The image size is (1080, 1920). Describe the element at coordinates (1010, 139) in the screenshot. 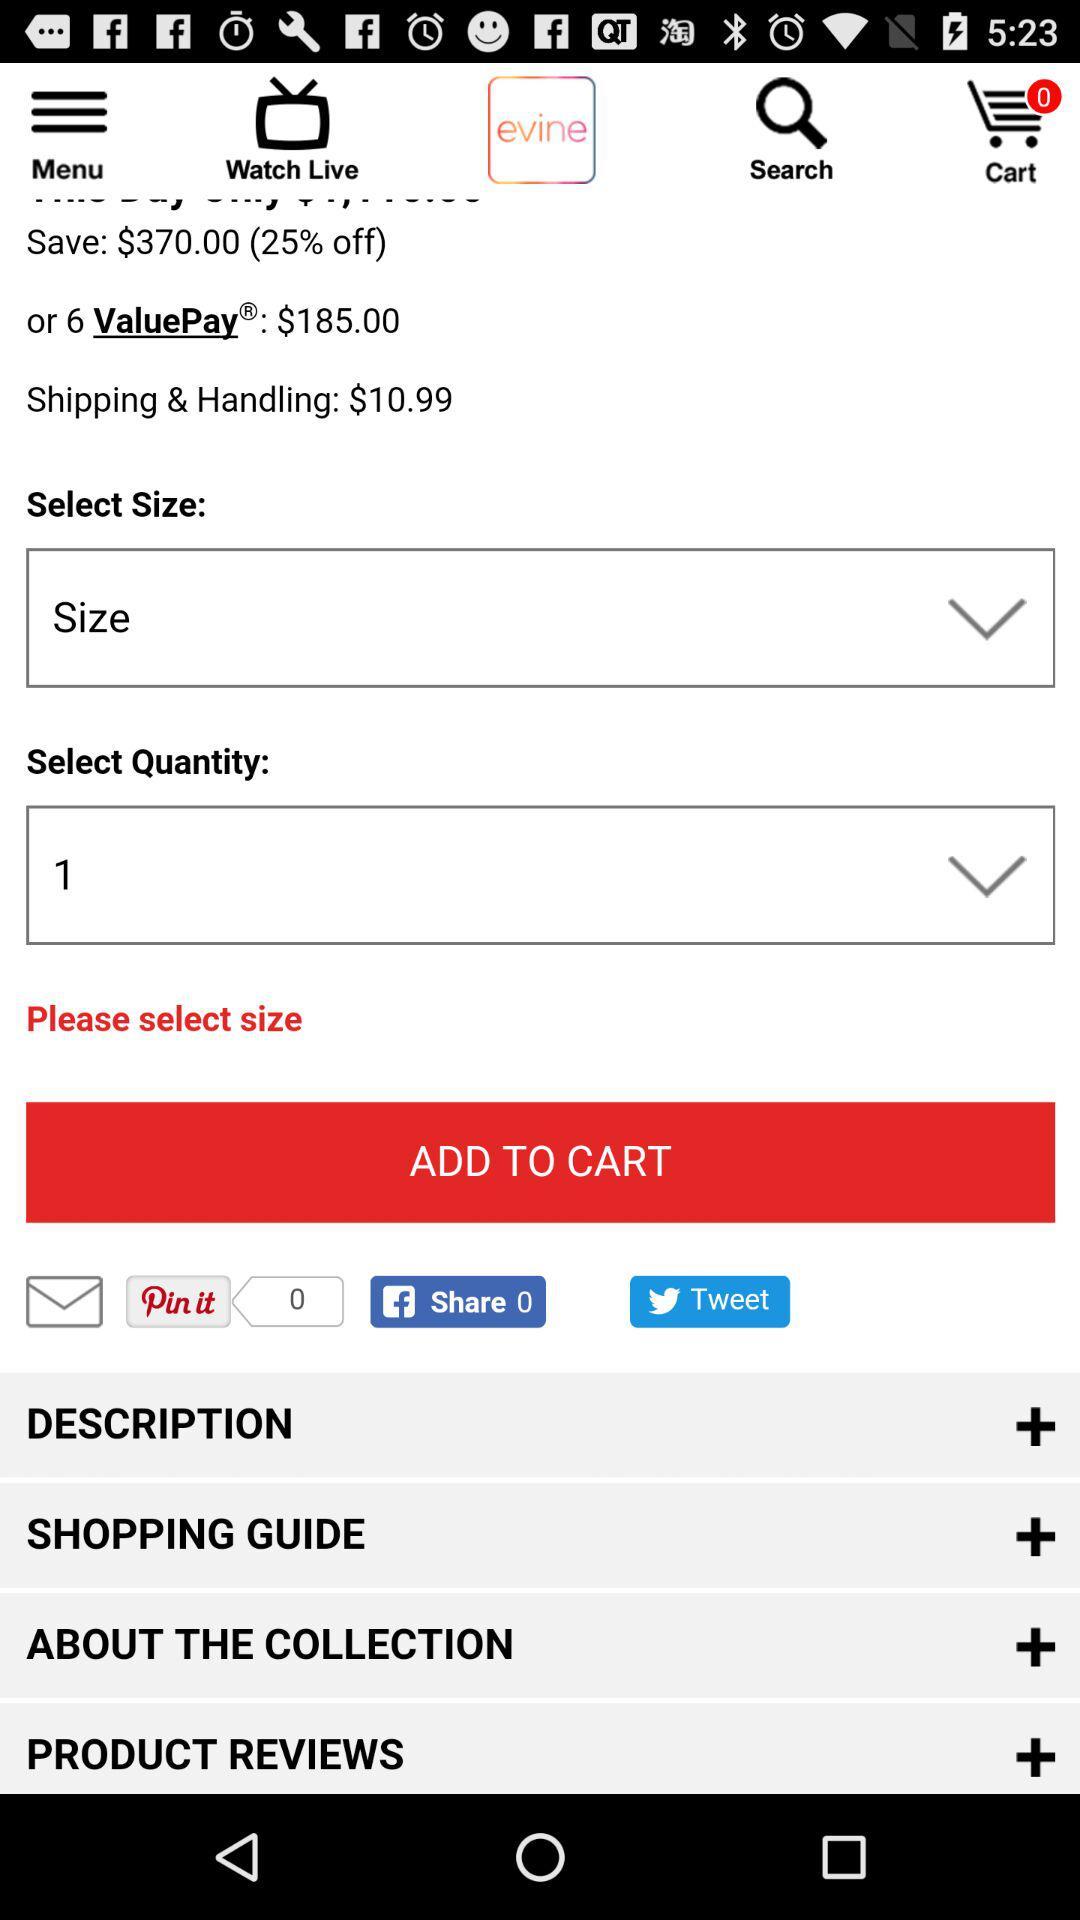

I see `the cart icon` at that location.